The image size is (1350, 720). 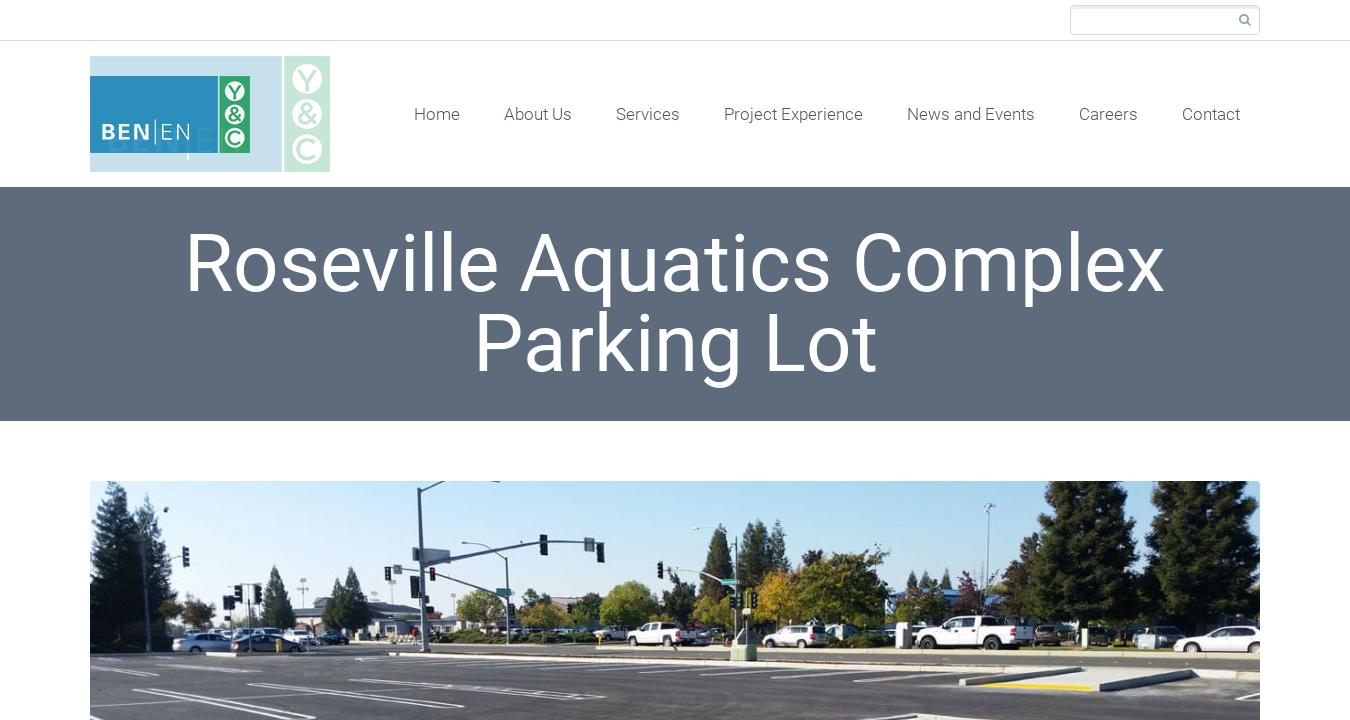 What do you see at coordinates (728, 537) in the screenshot?
I see `'Land Development Services'` at bounding box center [728, 537].